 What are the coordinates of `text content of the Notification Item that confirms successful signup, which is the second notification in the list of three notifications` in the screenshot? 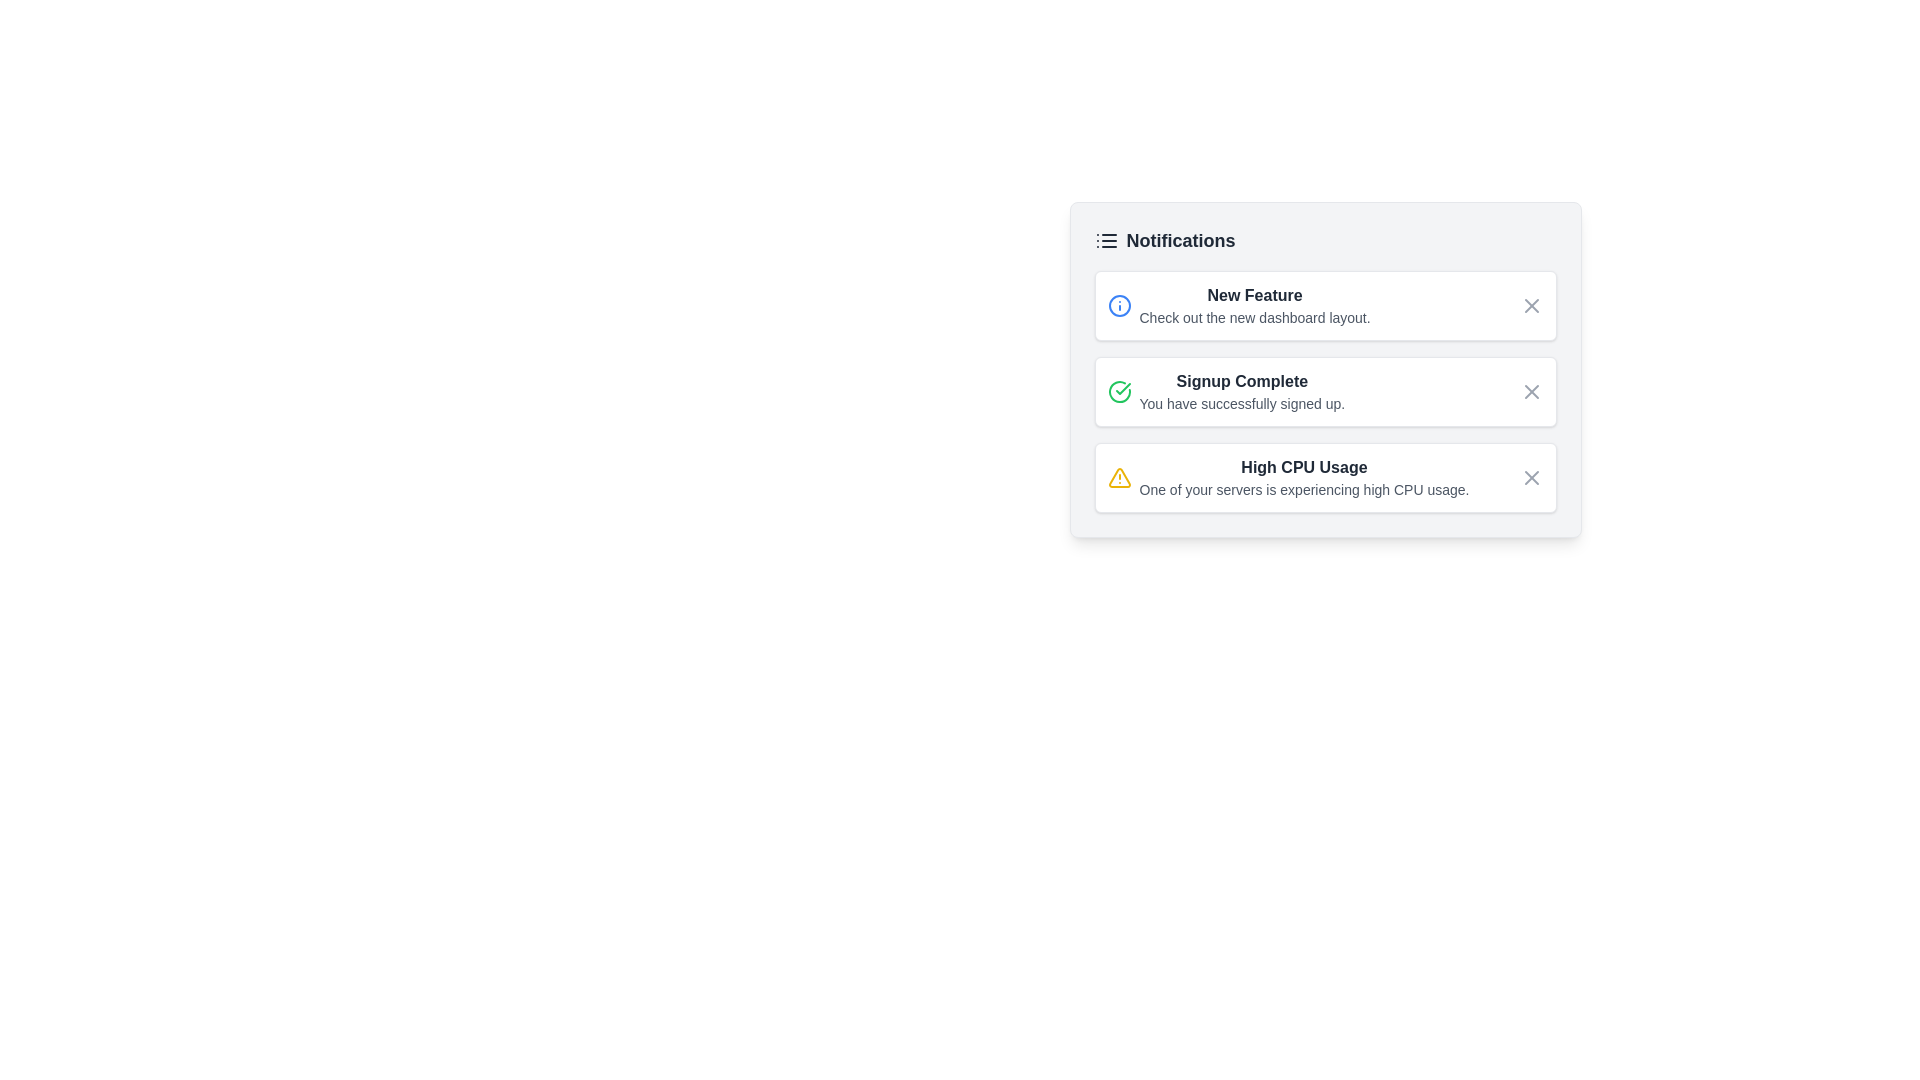 It's located at (1225, 392).